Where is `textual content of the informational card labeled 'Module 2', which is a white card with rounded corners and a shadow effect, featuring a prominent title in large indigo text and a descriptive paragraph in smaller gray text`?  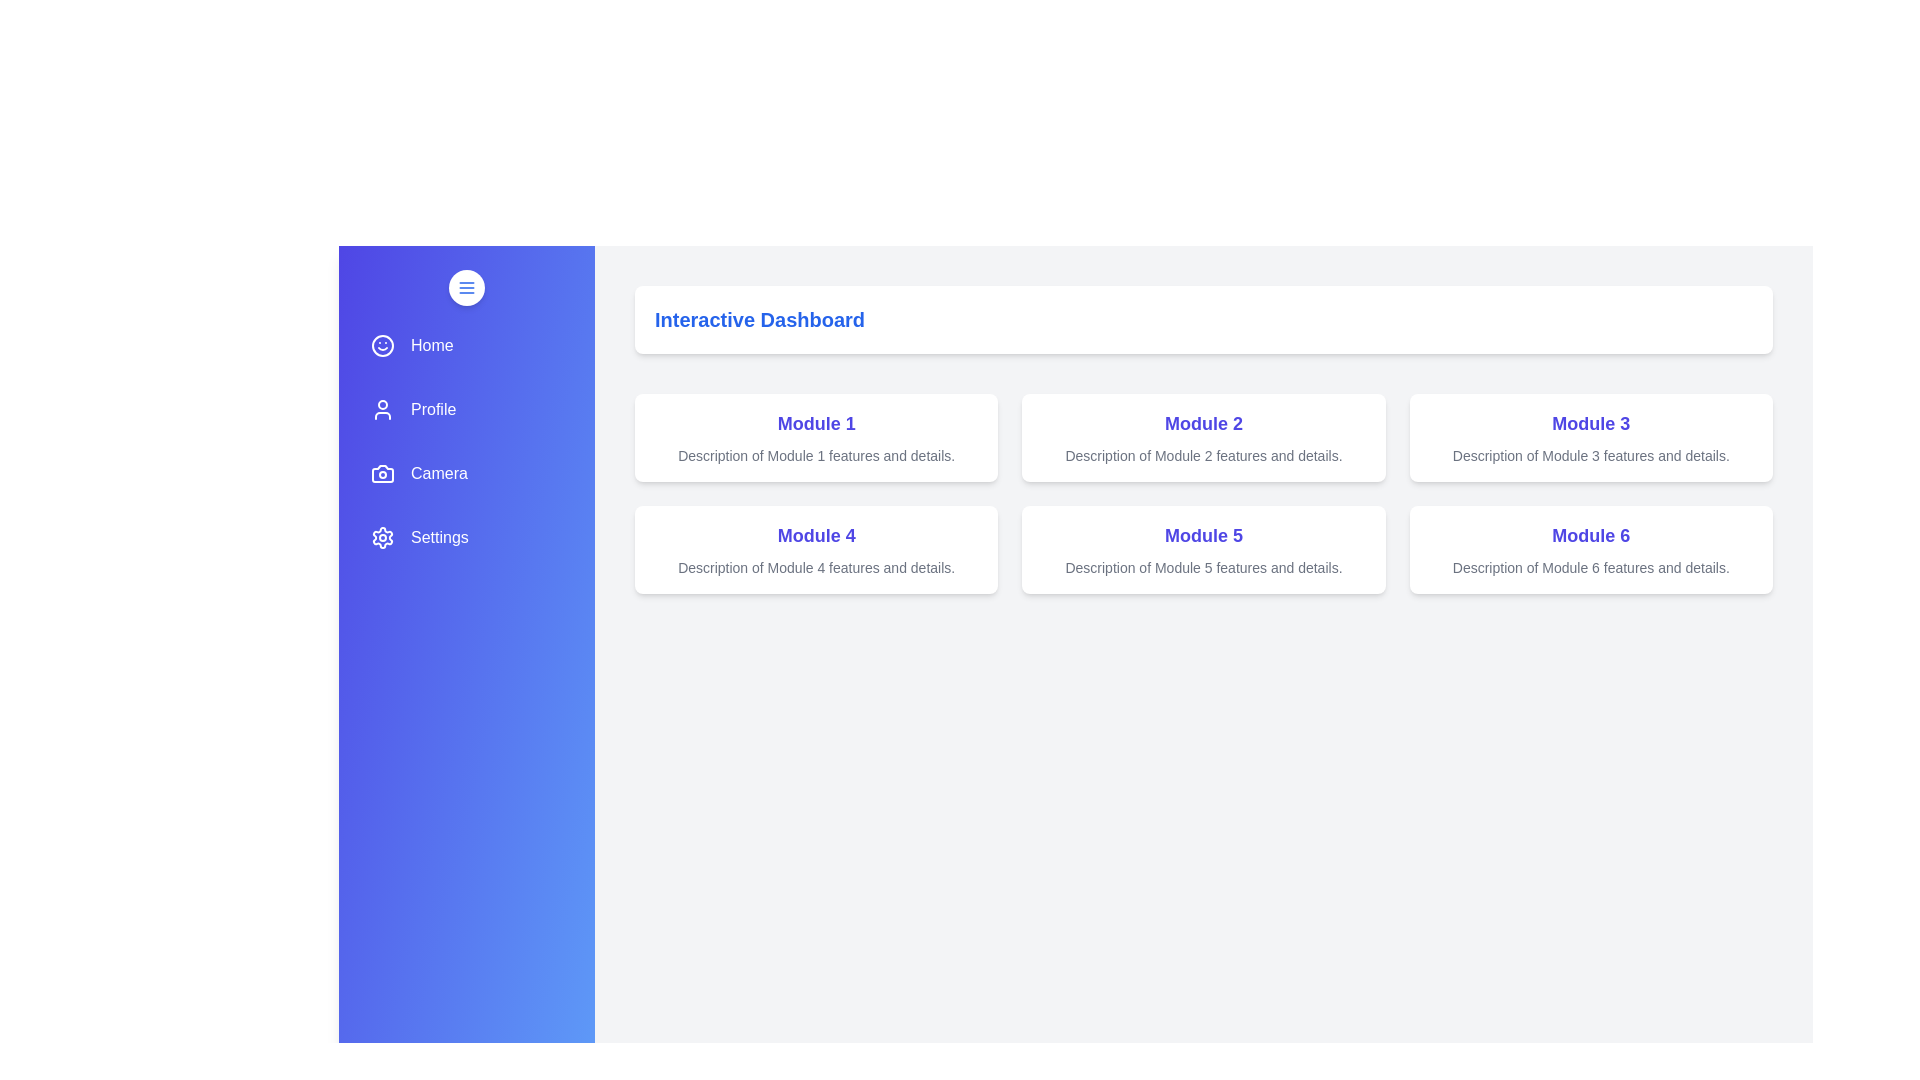 textual content of the informational card labeled 'Module 2', which is a white card with rounded corners and a shadow effect, featuring a prominent title in large indigo text and a descriptive paragraph in smaller gray text is located at coordinates (1203, 437).